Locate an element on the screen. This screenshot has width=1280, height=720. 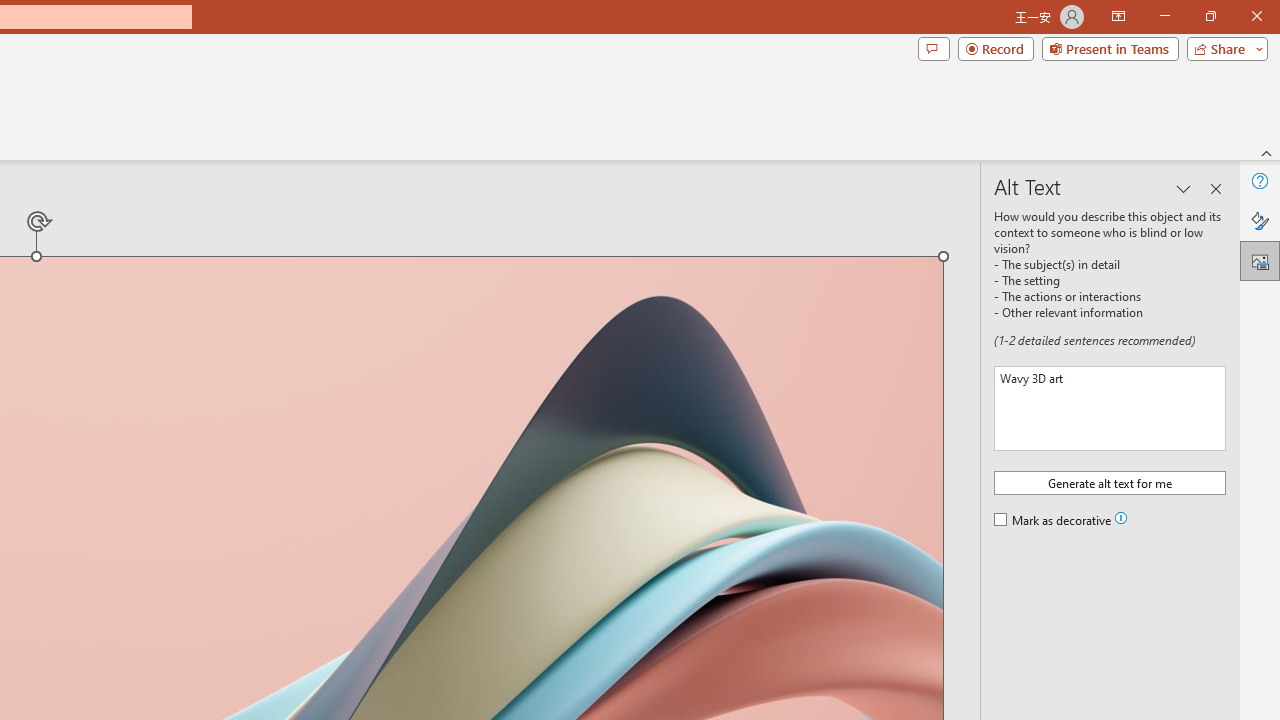
'Generate alt text for me' is located at coordinates (1109, 483).